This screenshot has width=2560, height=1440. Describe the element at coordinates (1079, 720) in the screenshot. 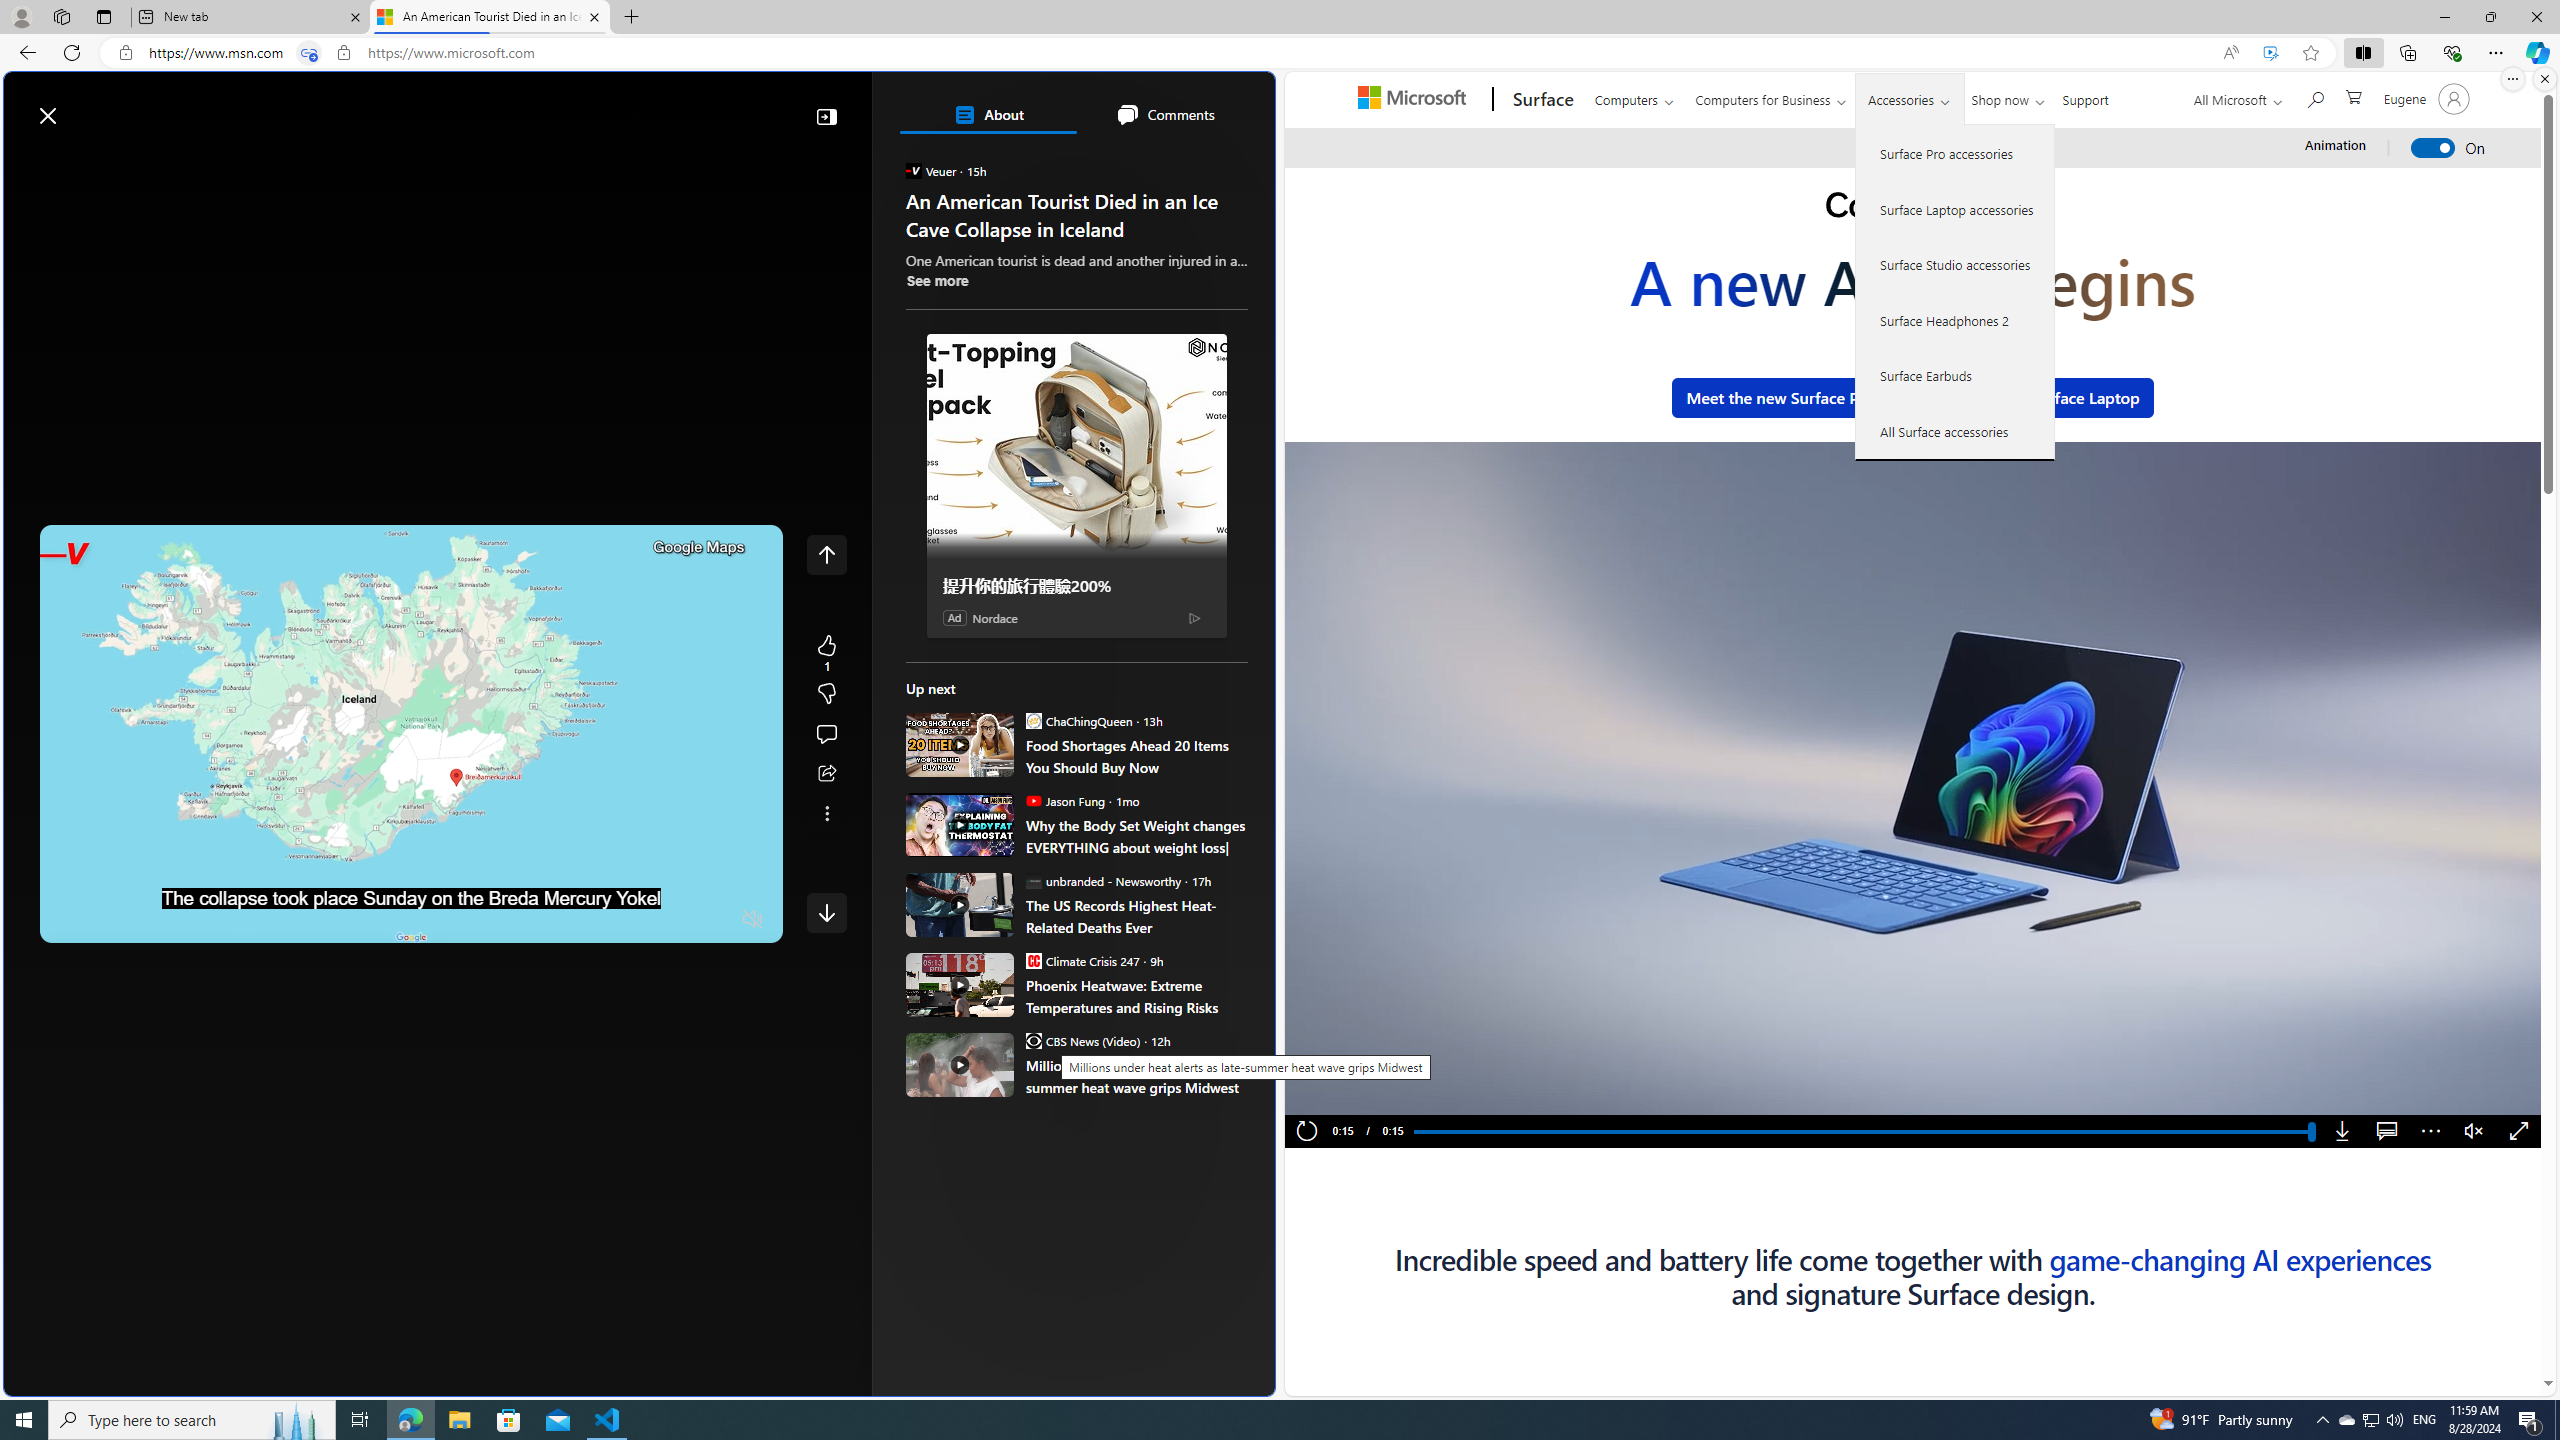

I see `'ChaChingQueen ChaChingQueen'` at that location.